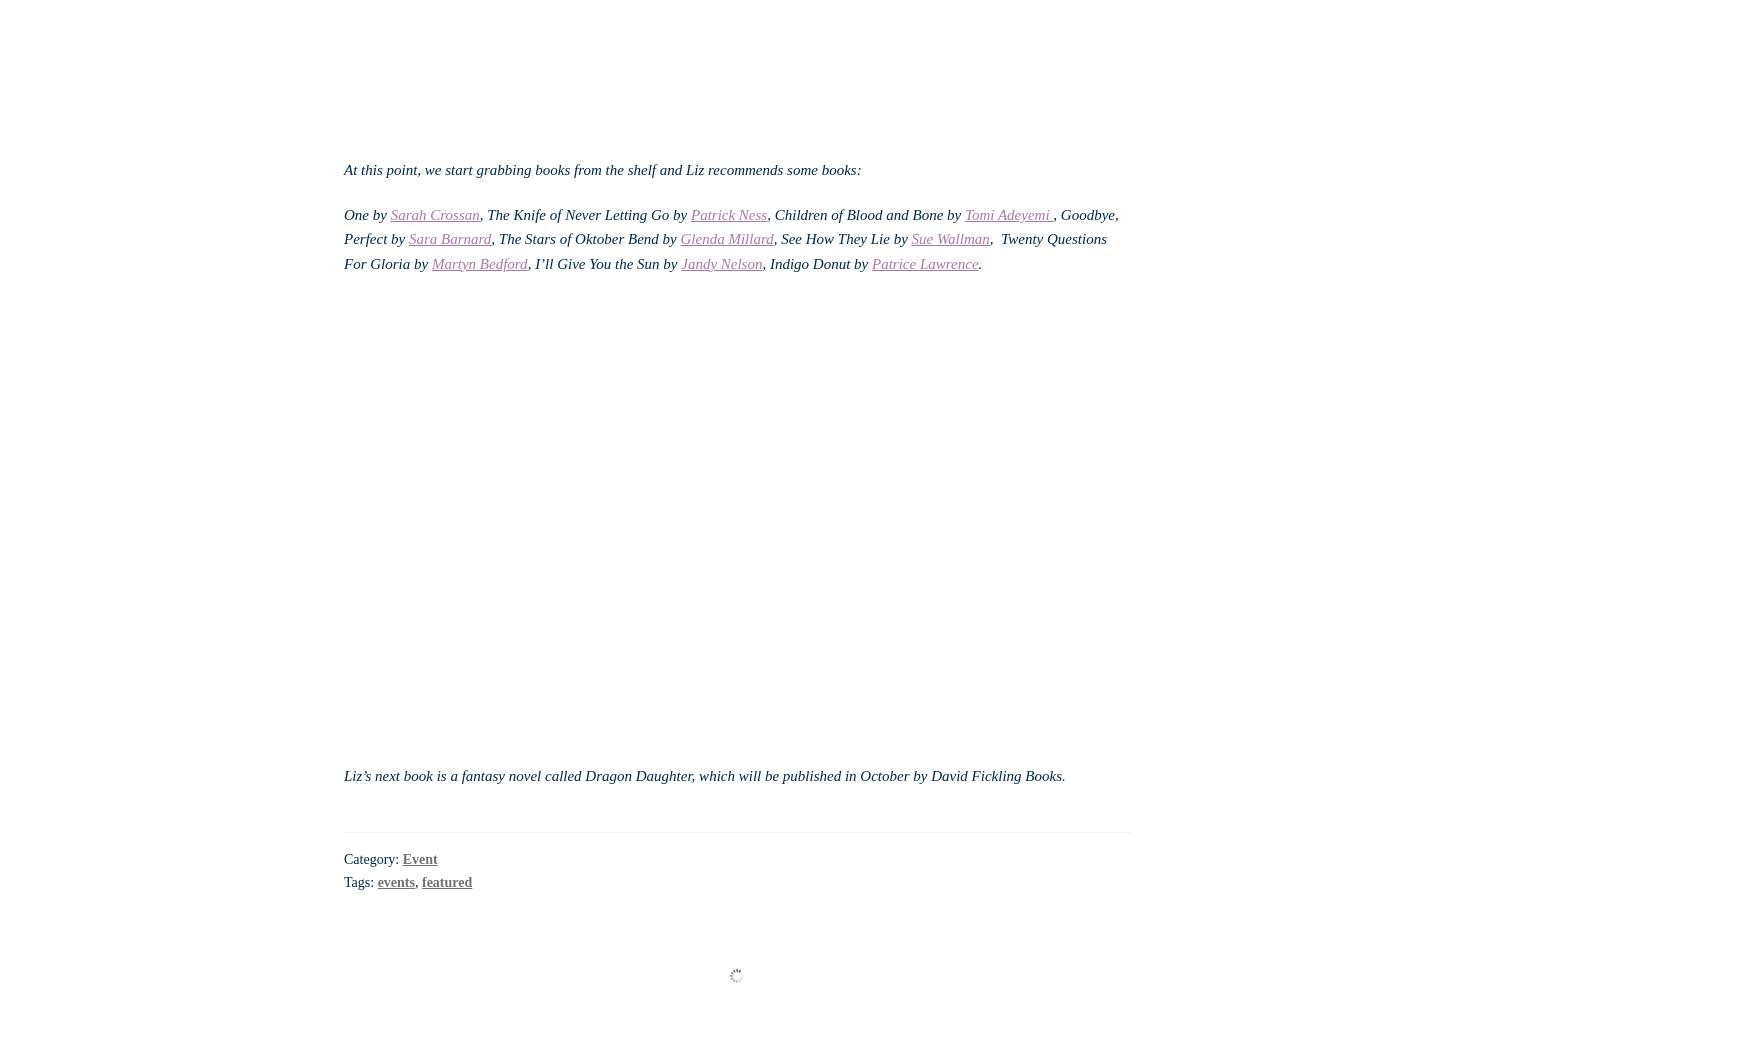 The width and height of the screenshot is (1752, 1061). I want to click on 'Sara Barnard', so click(407, 238).